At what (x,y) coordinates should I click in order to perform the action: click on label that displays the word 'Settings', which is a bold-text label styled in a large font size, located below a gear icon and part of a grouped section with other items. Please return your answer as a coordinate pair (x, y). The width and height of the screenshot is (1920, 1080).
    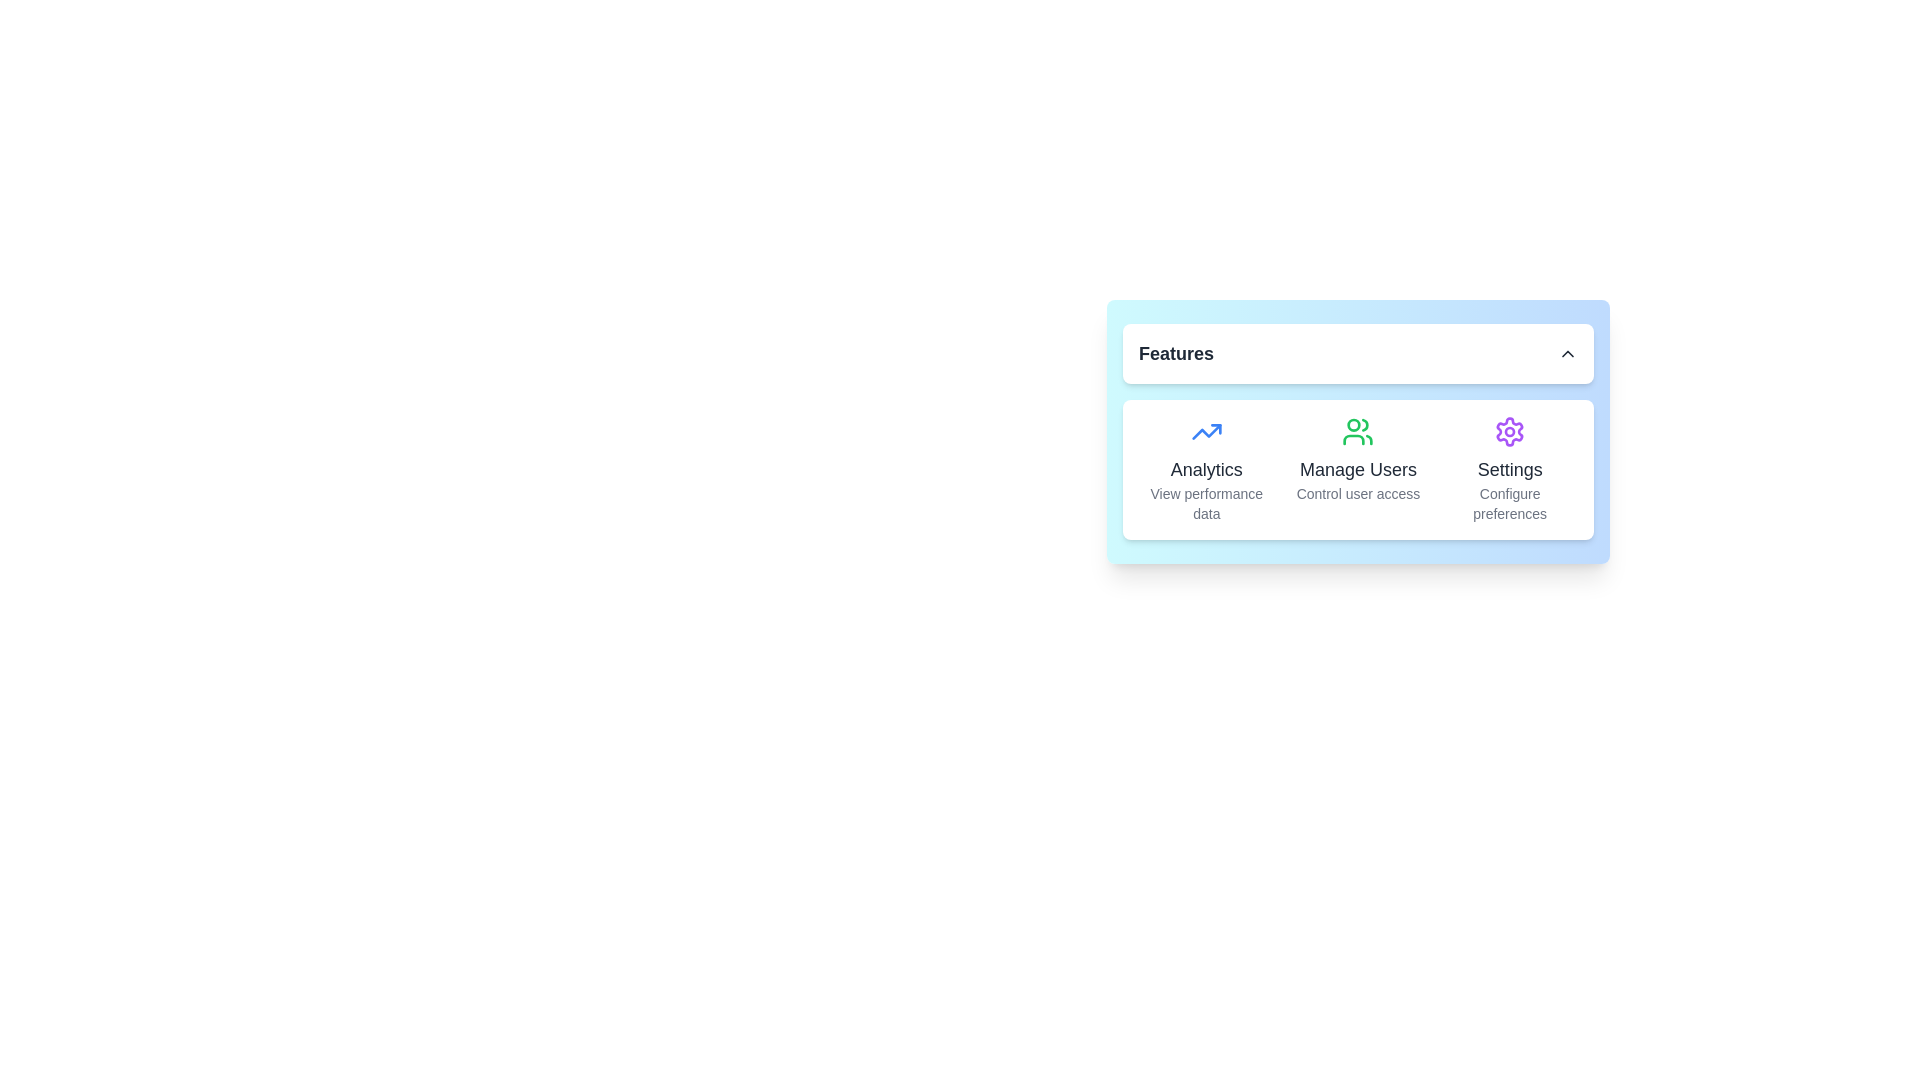
    Looking at the image, I should click on (1510, 470).